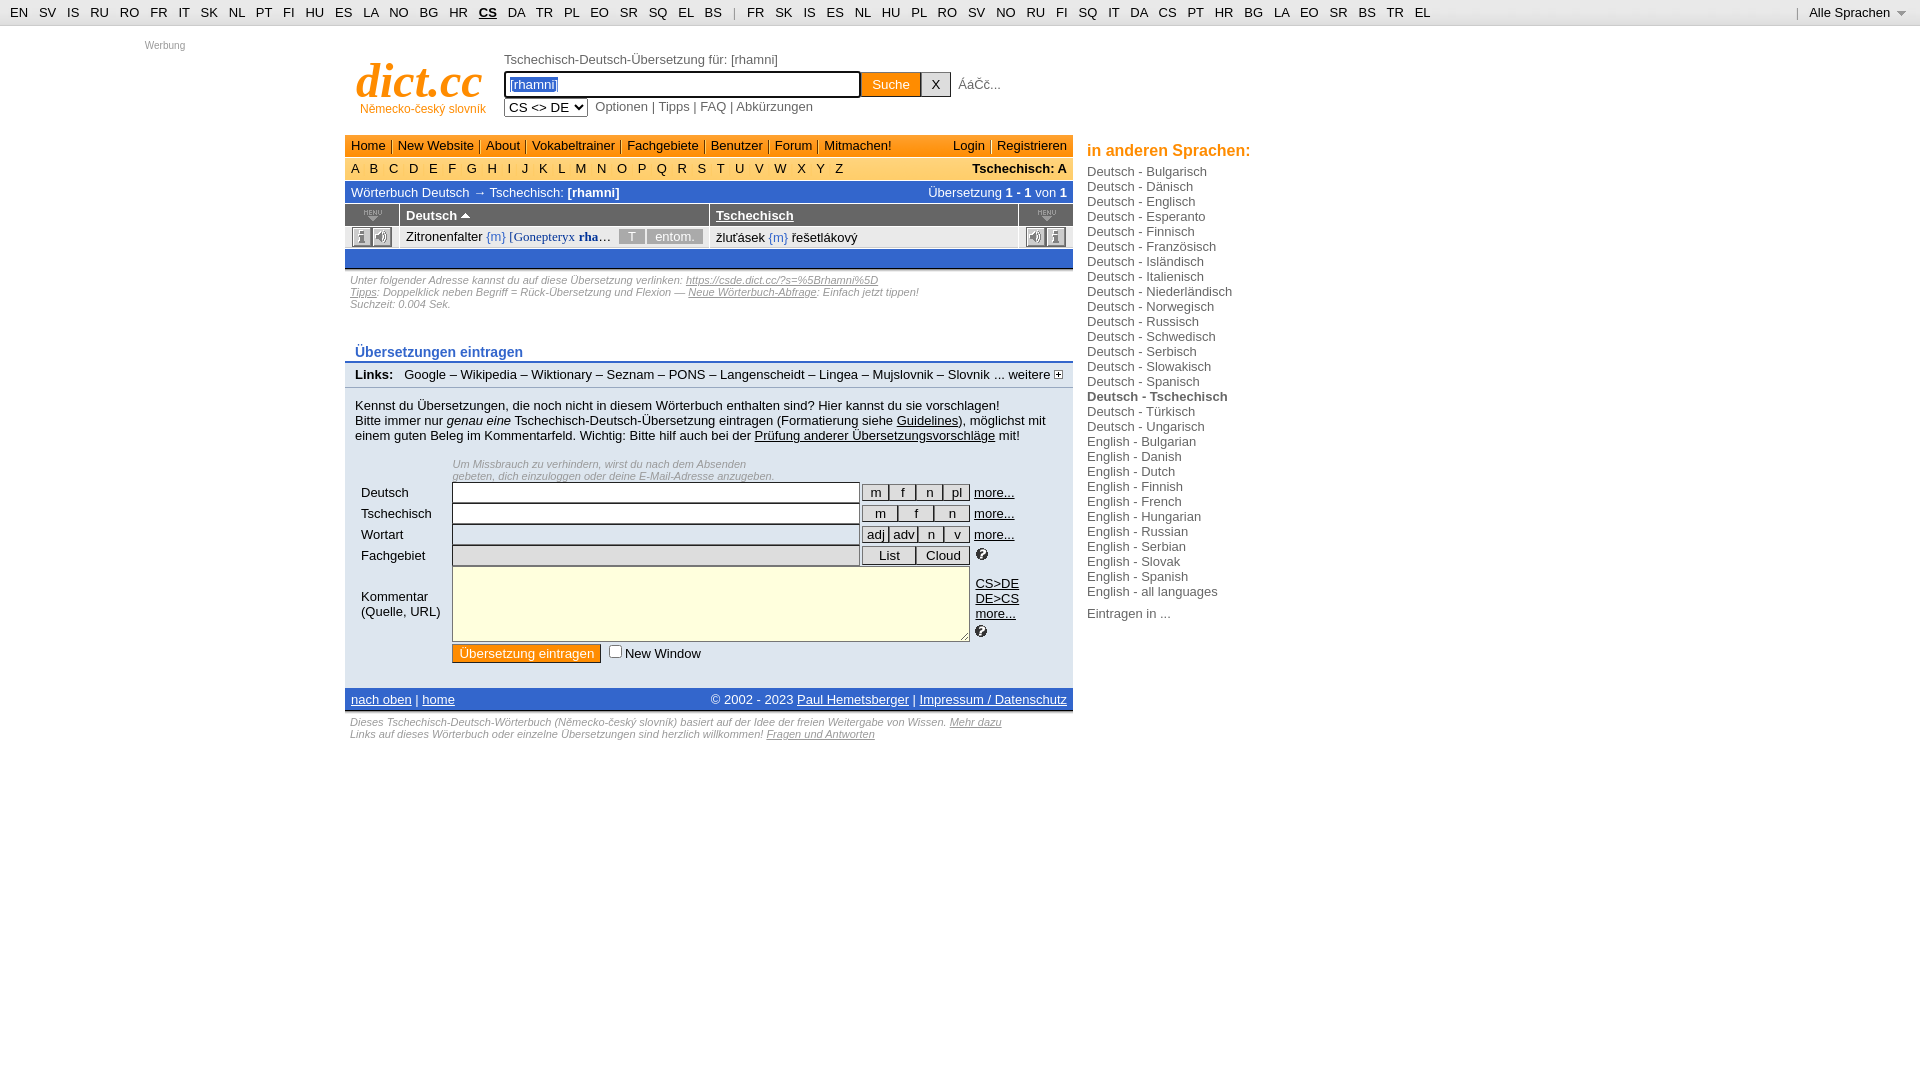  What do you see at coordinates (1150, 306) in the screenshot?
I see `'Deutsch - Norwegisch'` at bounding box center [1150, 306].